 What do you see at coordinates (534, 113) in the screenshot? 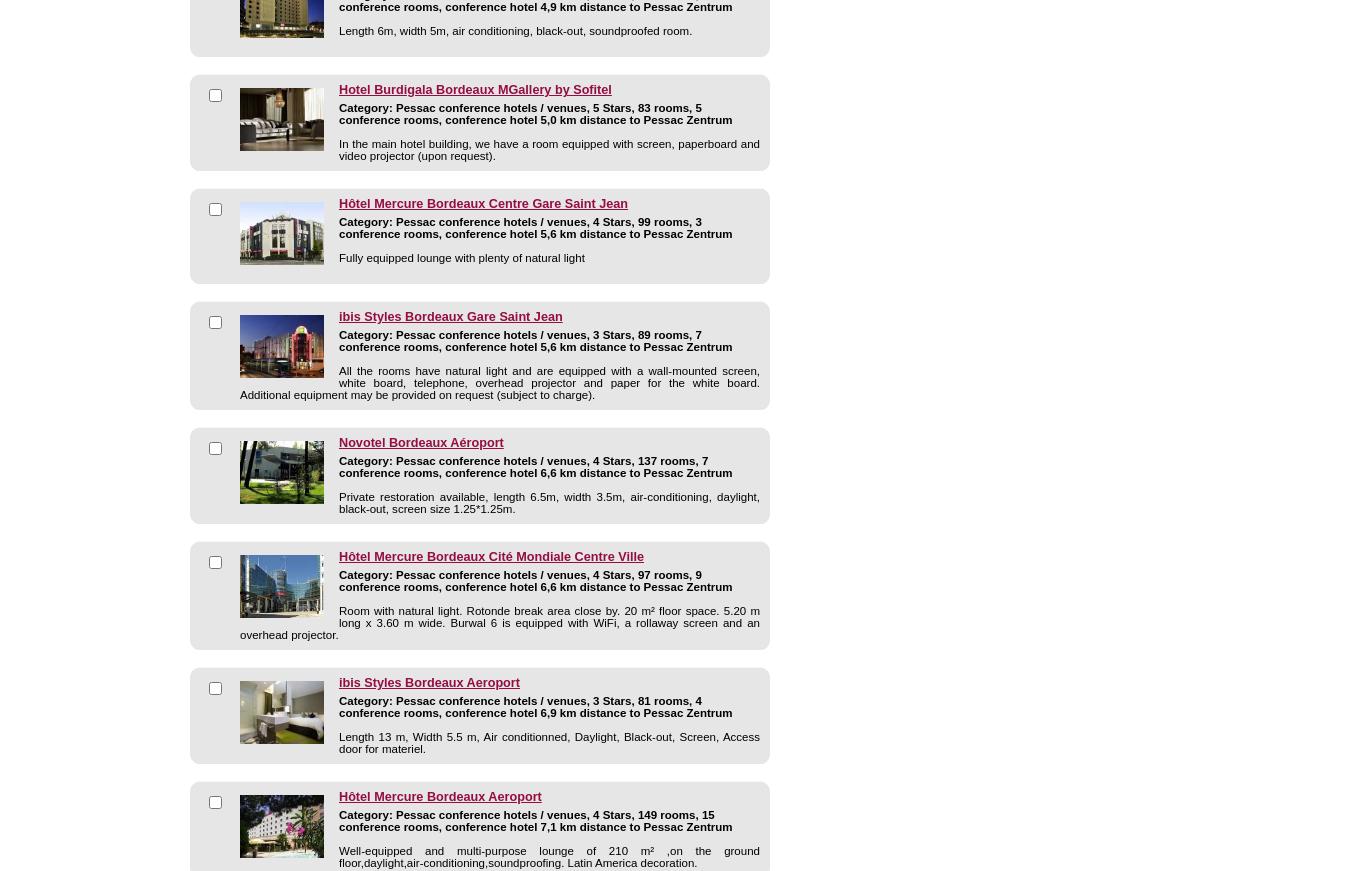
I see `'Category: Pessac conference hotels / venues, 5 Stars, 83 rooms, 5 conference rooms, conference hotel  5,0 km distance to Pessac Zentrum'` at bounding box center [534, 113].